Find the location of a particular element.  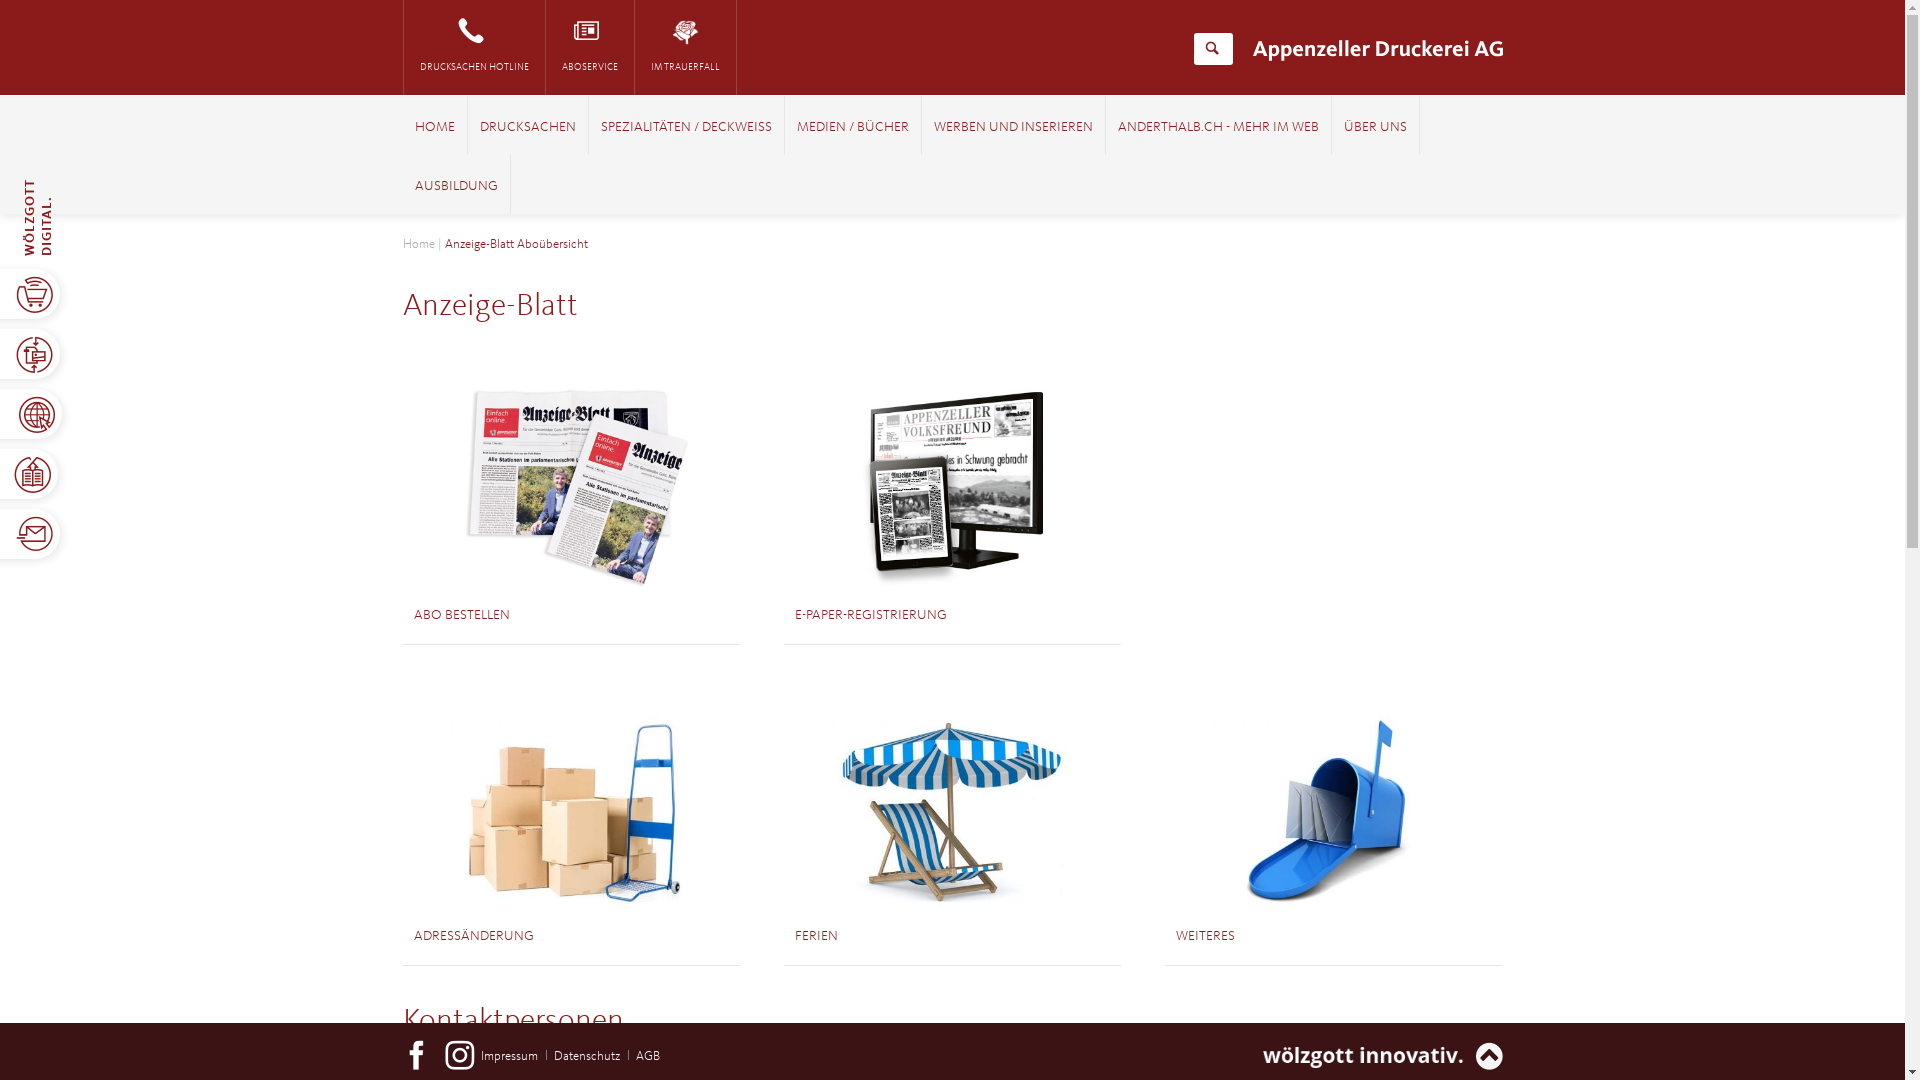

'AUSBILDUNG' is located at coordinates (454, 186).